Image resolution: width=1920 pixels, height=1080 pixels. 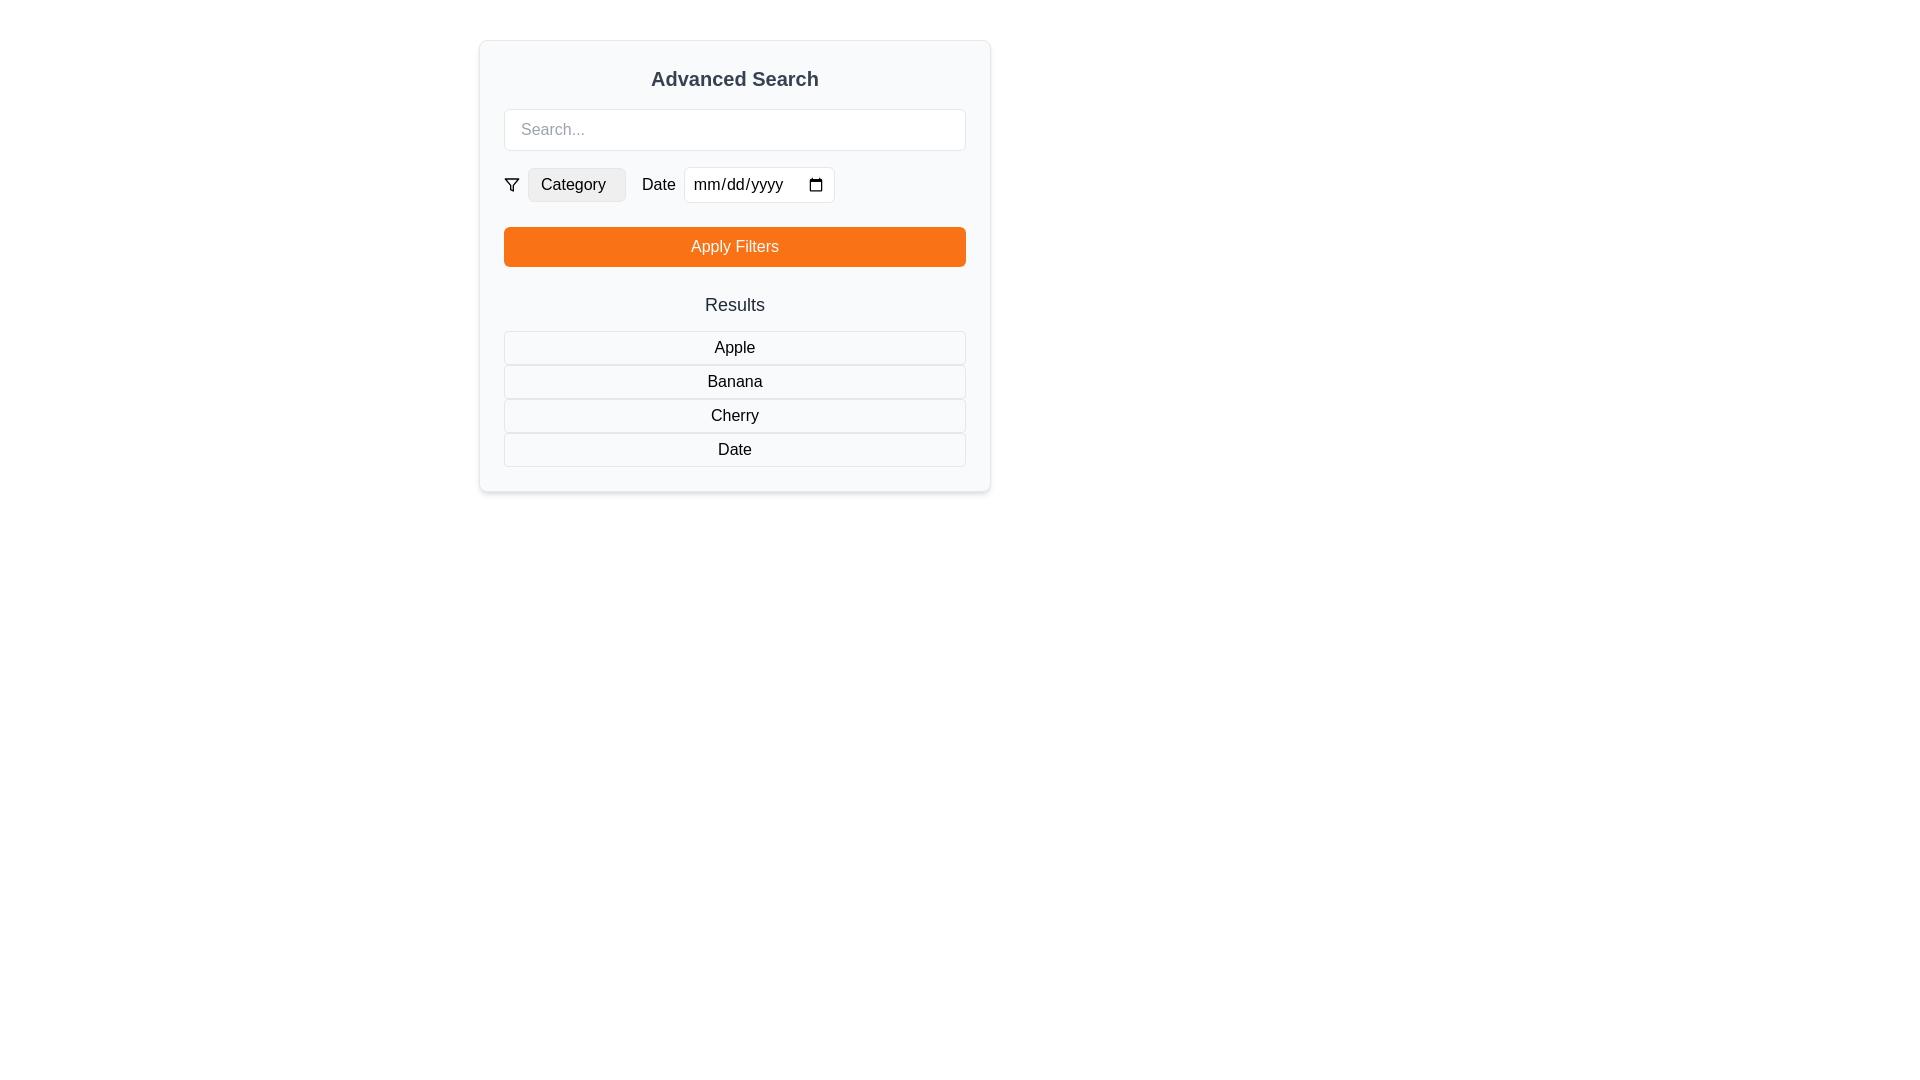 What do you see at coordinates (733, 415) in the screenshot?
I see `the clickable list item representing 'Cherry' to trigger the hover effect` at bounding box center [733, 415].